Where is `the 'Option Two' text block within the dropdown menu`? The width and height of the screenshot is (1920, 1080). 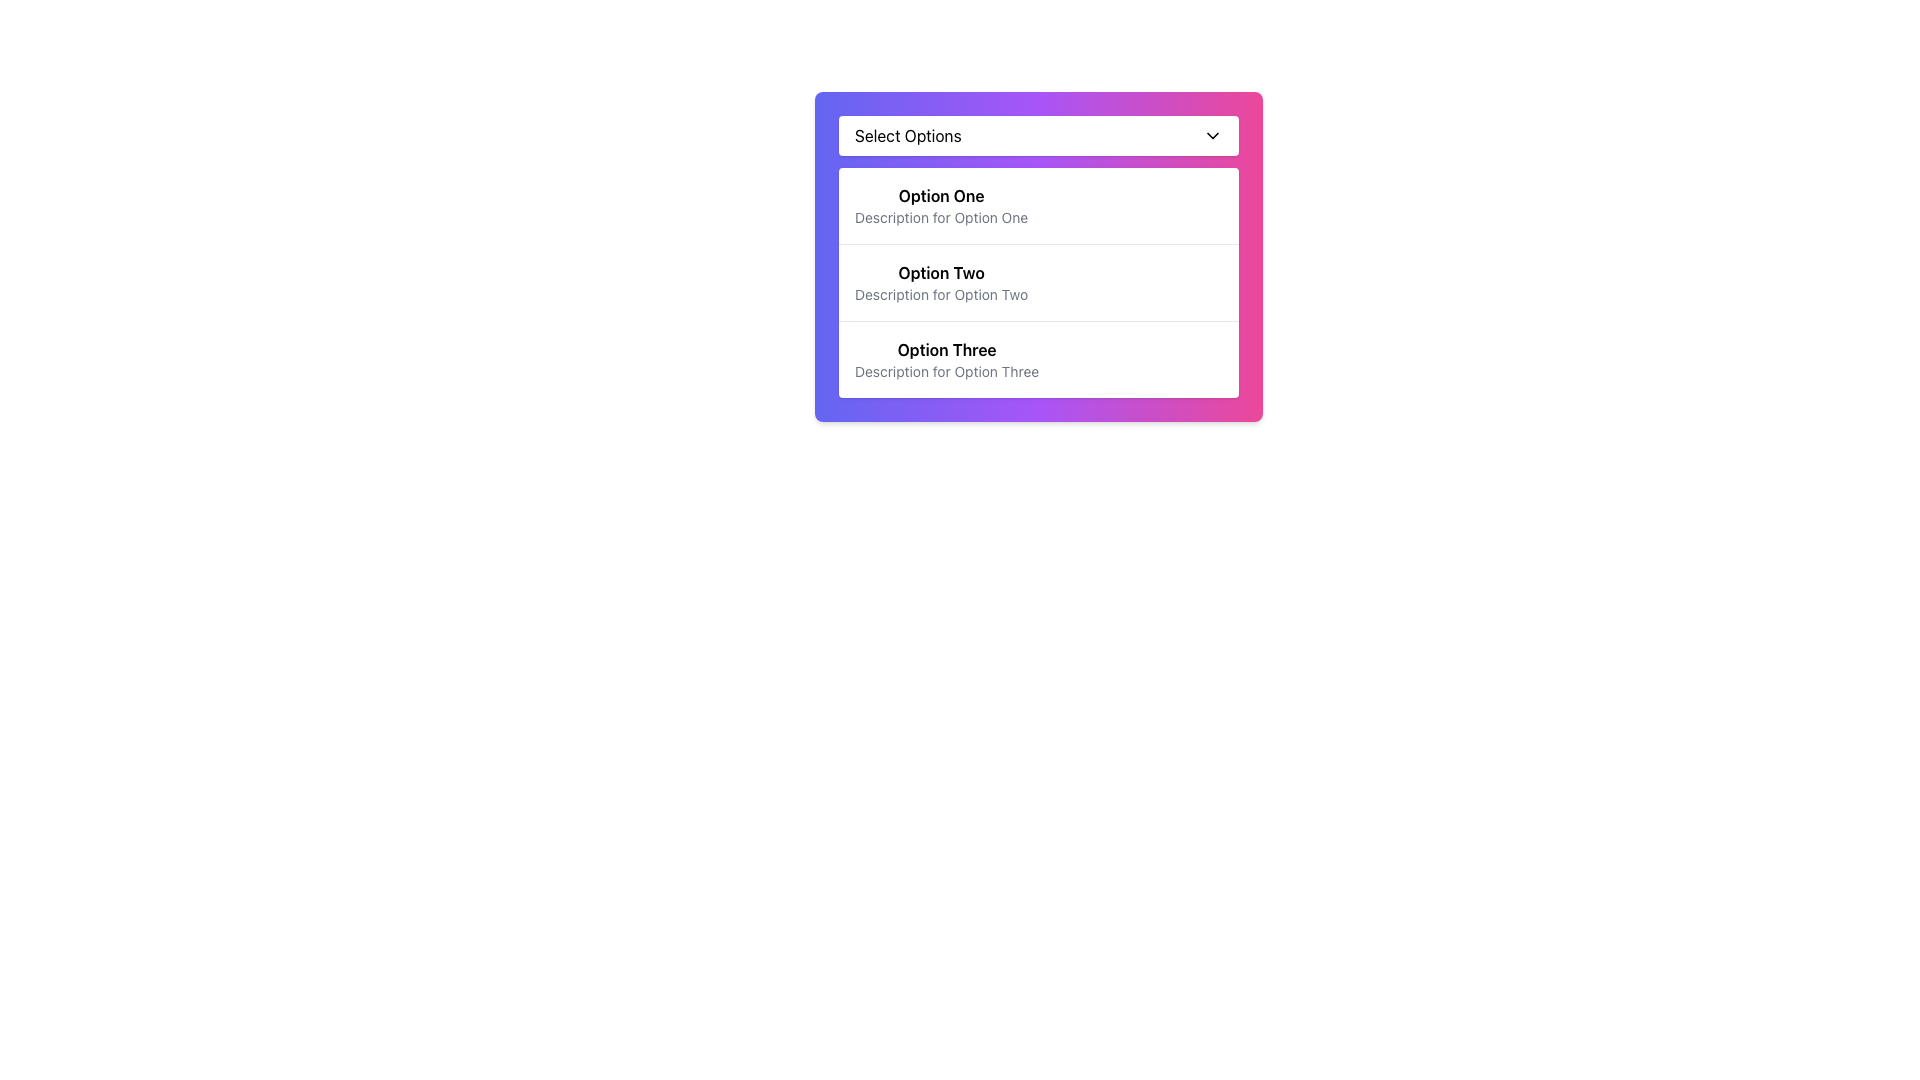 the 'Option Two' text block within the dropdown menu is located at coordinates (940, 282).